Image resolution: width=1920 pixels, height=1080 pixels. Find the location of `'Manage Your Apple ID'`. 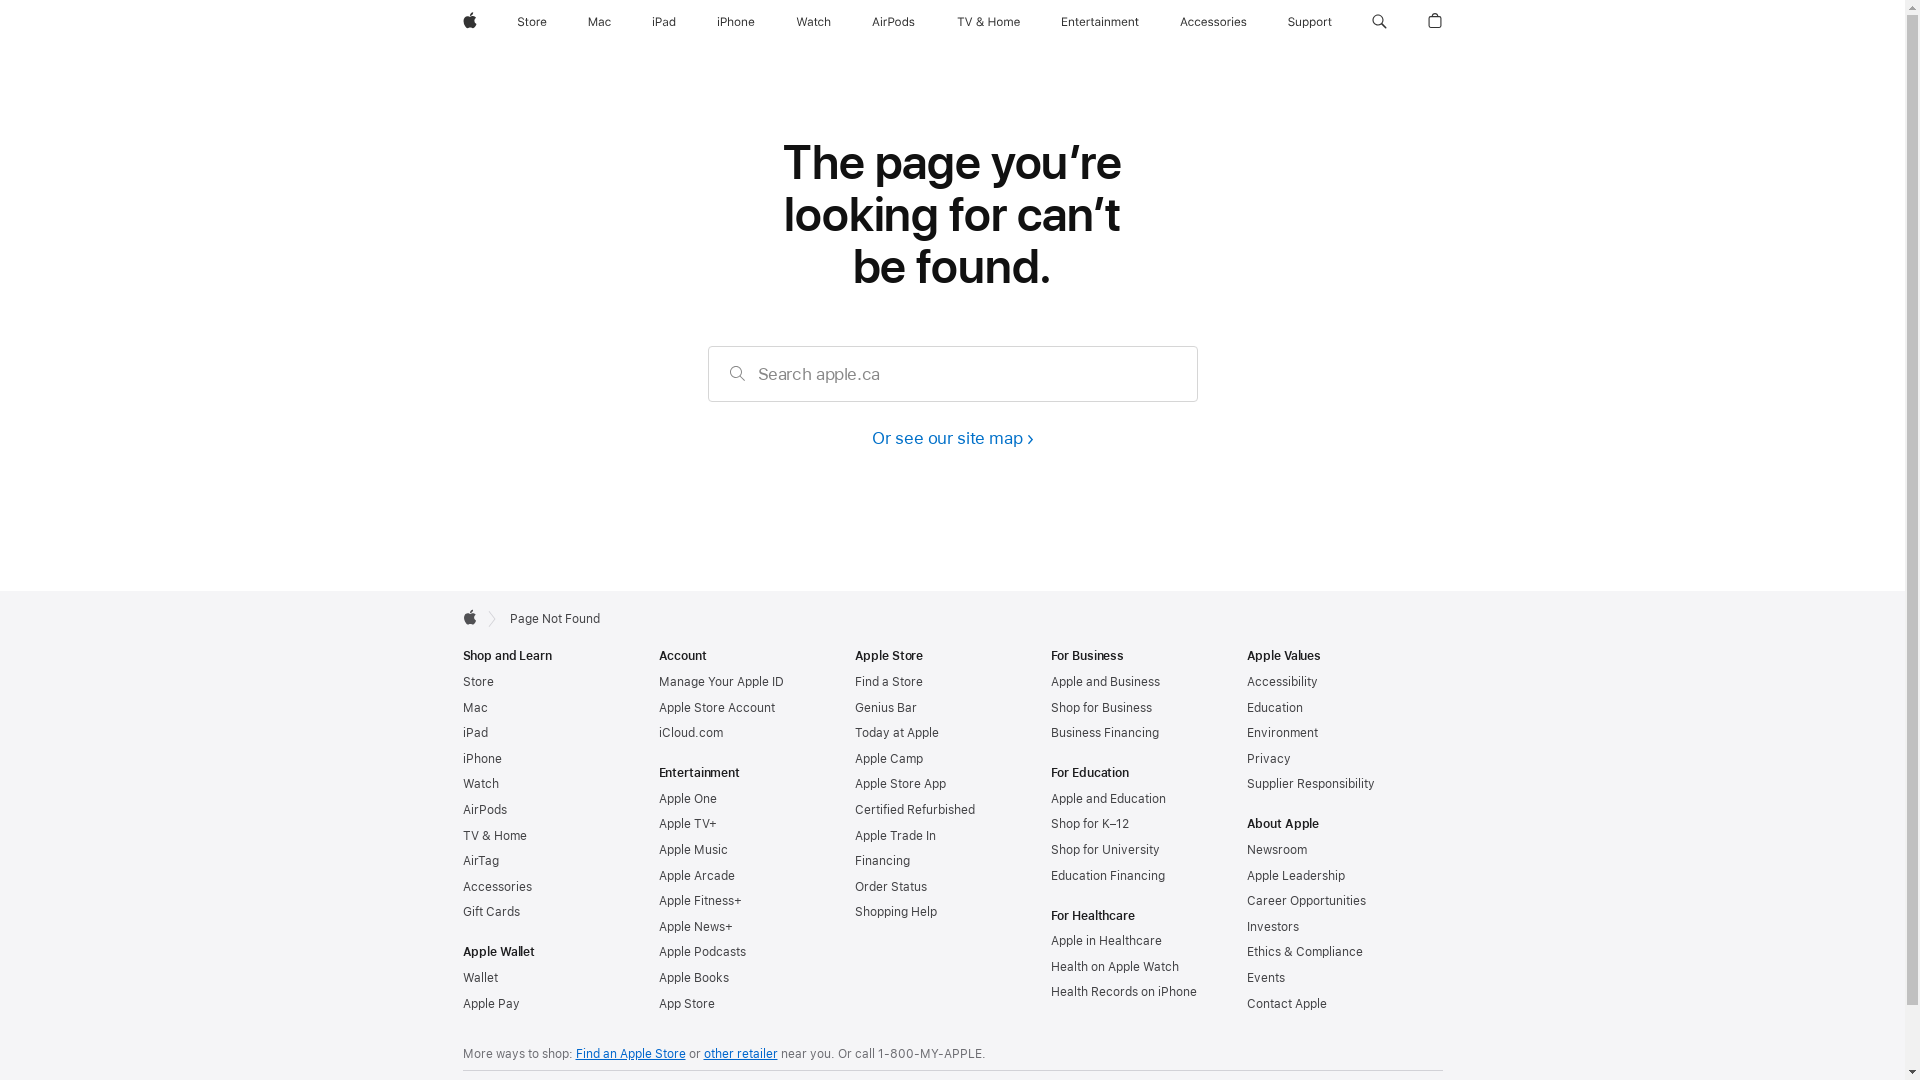

'Manage Your Apple ID' is located at coordinates (720, 681).